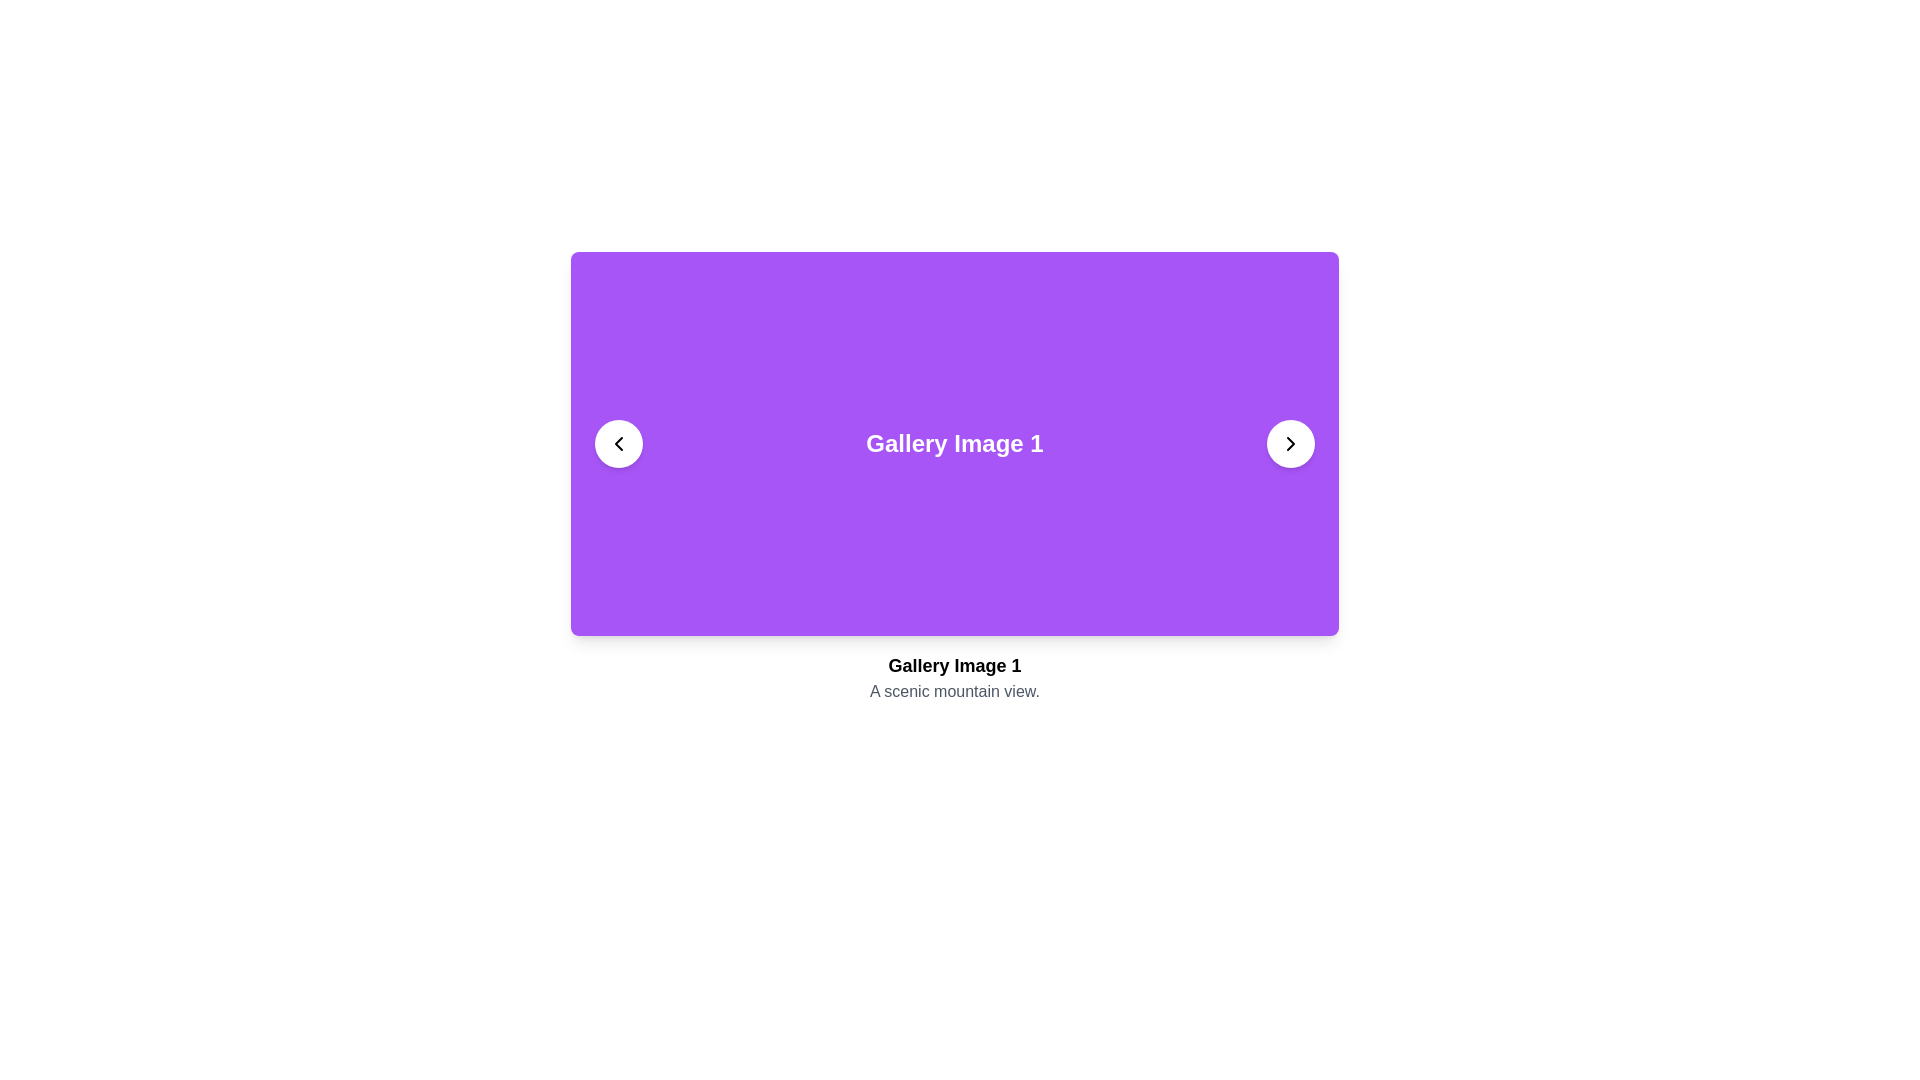 This screenshot has height=1080, width=1920. Describe the element at coordinates (618, 442) in the screenshot. I see `the 'previous' button within the circular SVG icon located on the left side of the purple box` at that location.